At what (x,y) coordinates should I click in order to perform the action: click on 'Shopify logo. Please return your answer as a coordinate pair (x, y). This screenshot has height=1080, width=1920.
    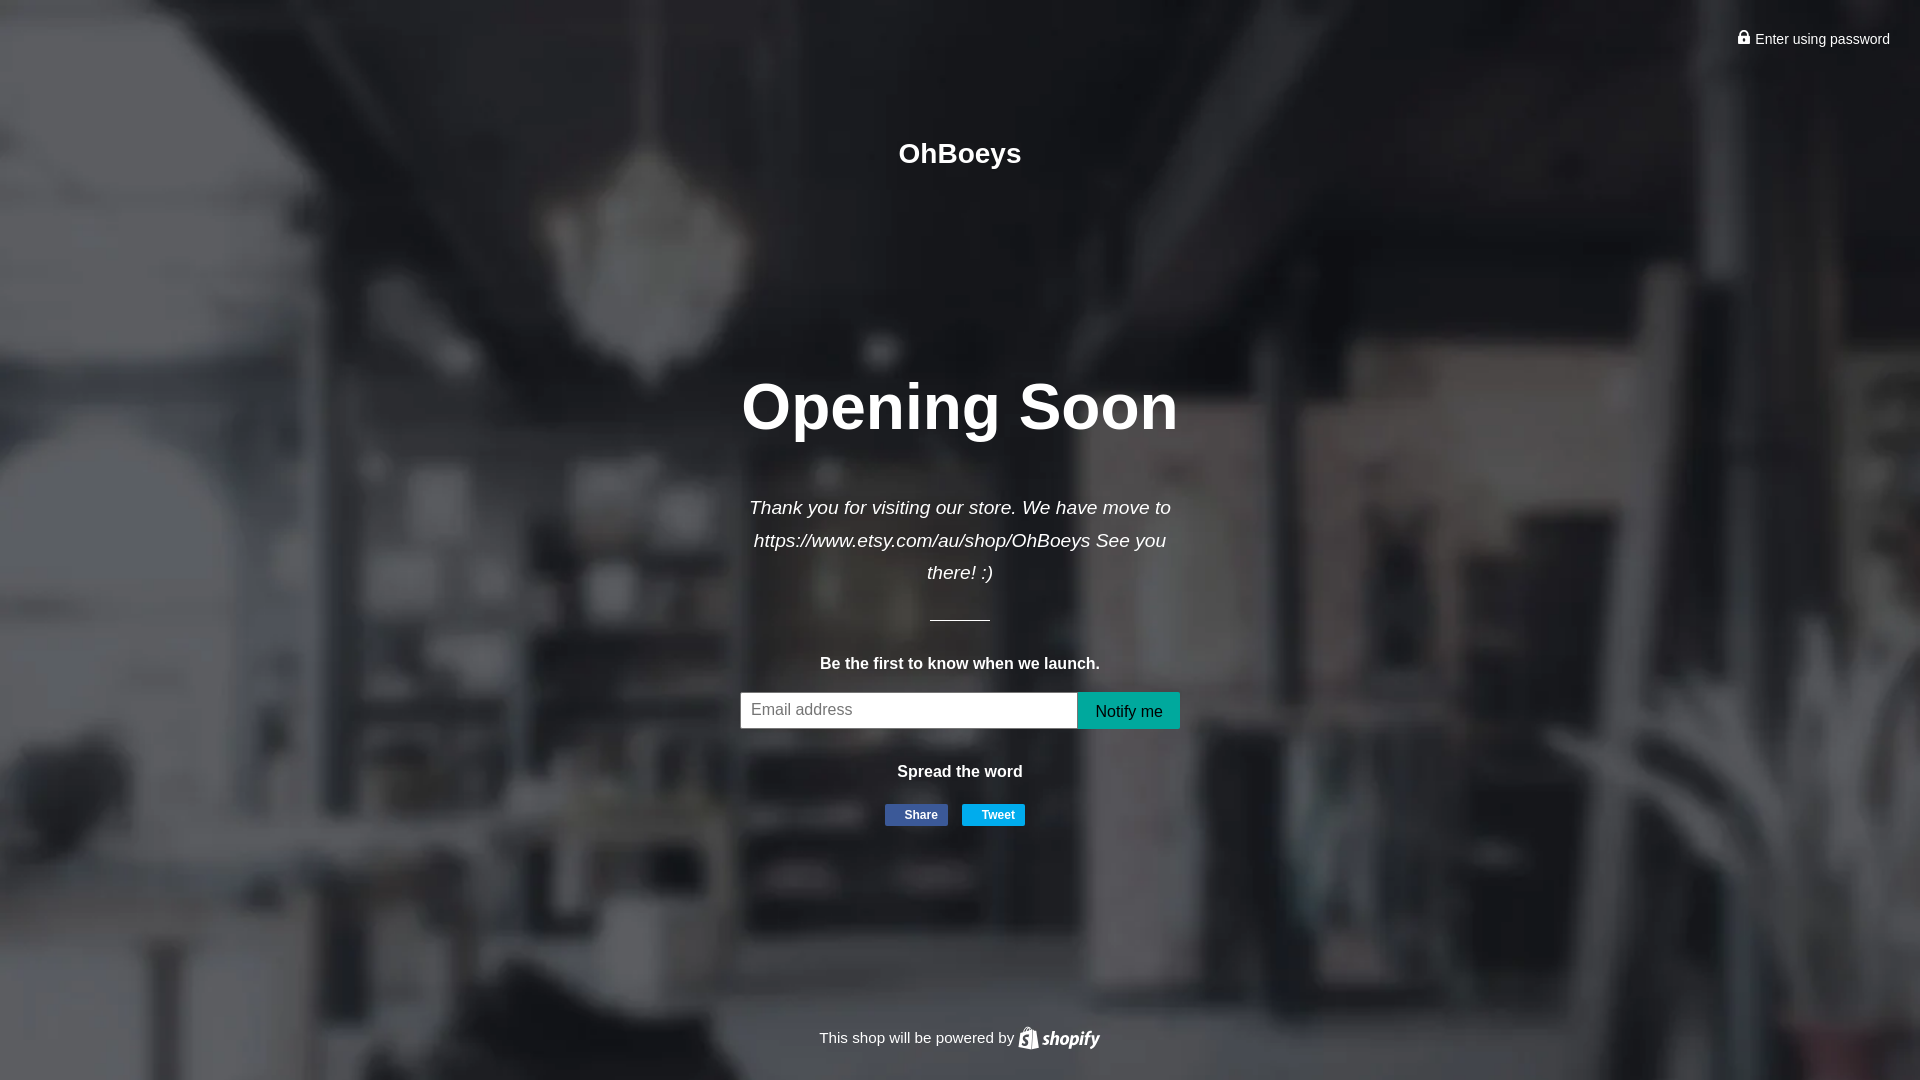
    Looking at the image, I should click on (1058, 1036).